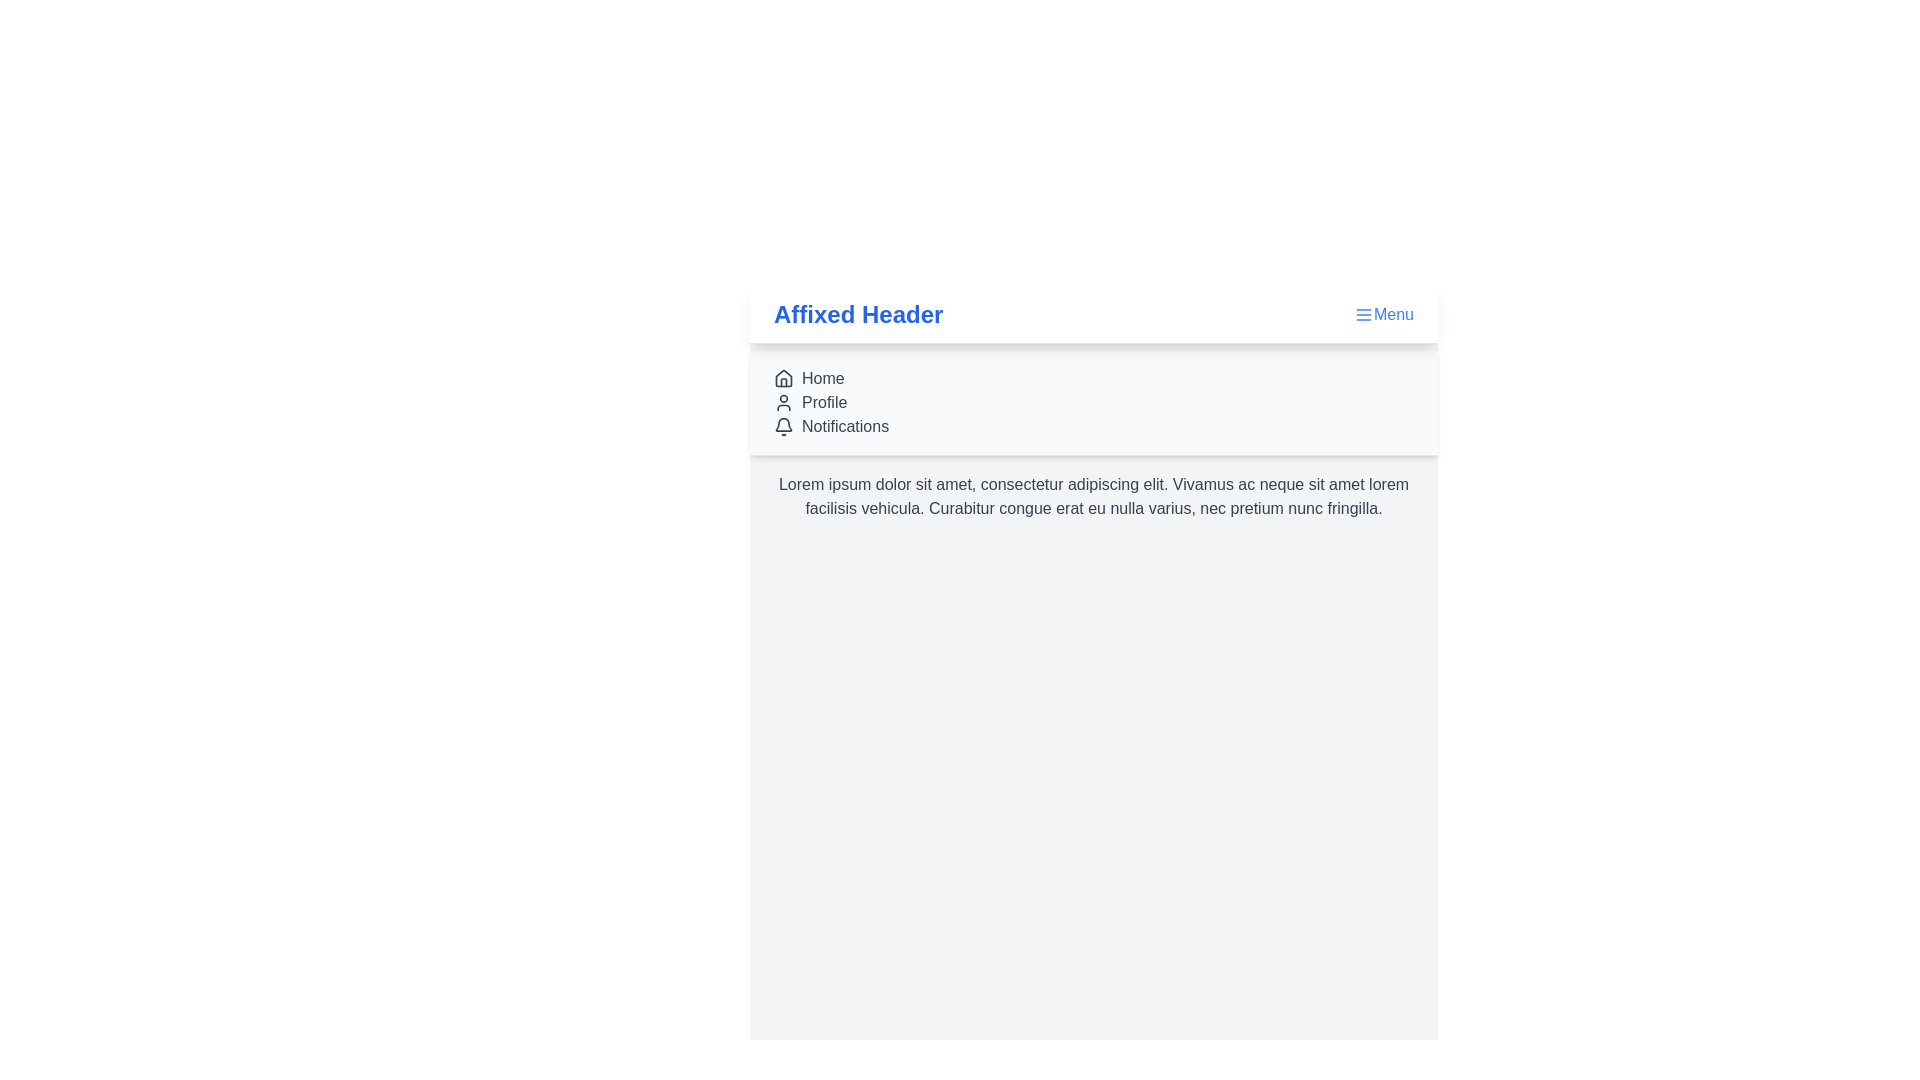  Describe the element at coordinates (782, 378) in the screenshot. I see `the 'Home' icon in the navigation menu` at that location.